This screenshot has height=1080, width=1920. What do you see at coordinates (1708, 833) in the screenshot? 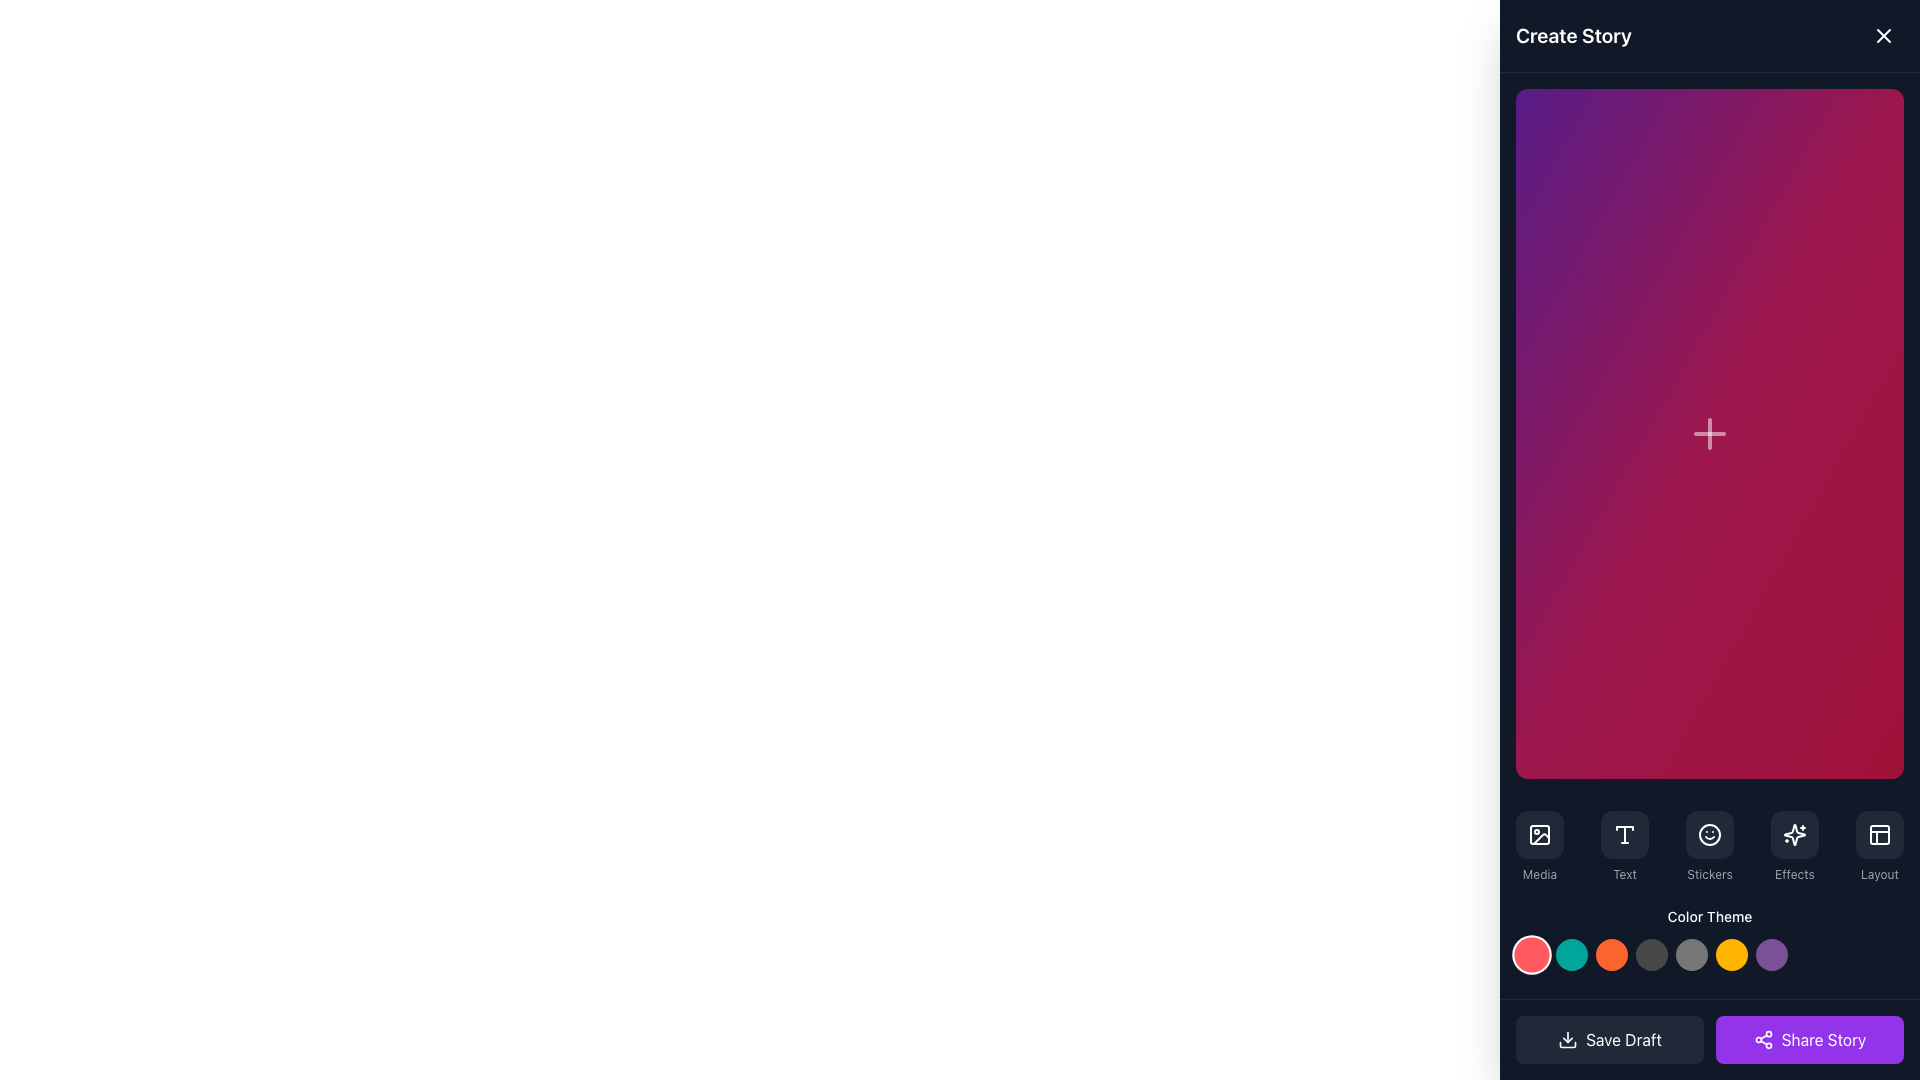
I see `the outer circular part of the smiley face icon located in the sidebar's stickers section` at bounding box center [1708, 833].